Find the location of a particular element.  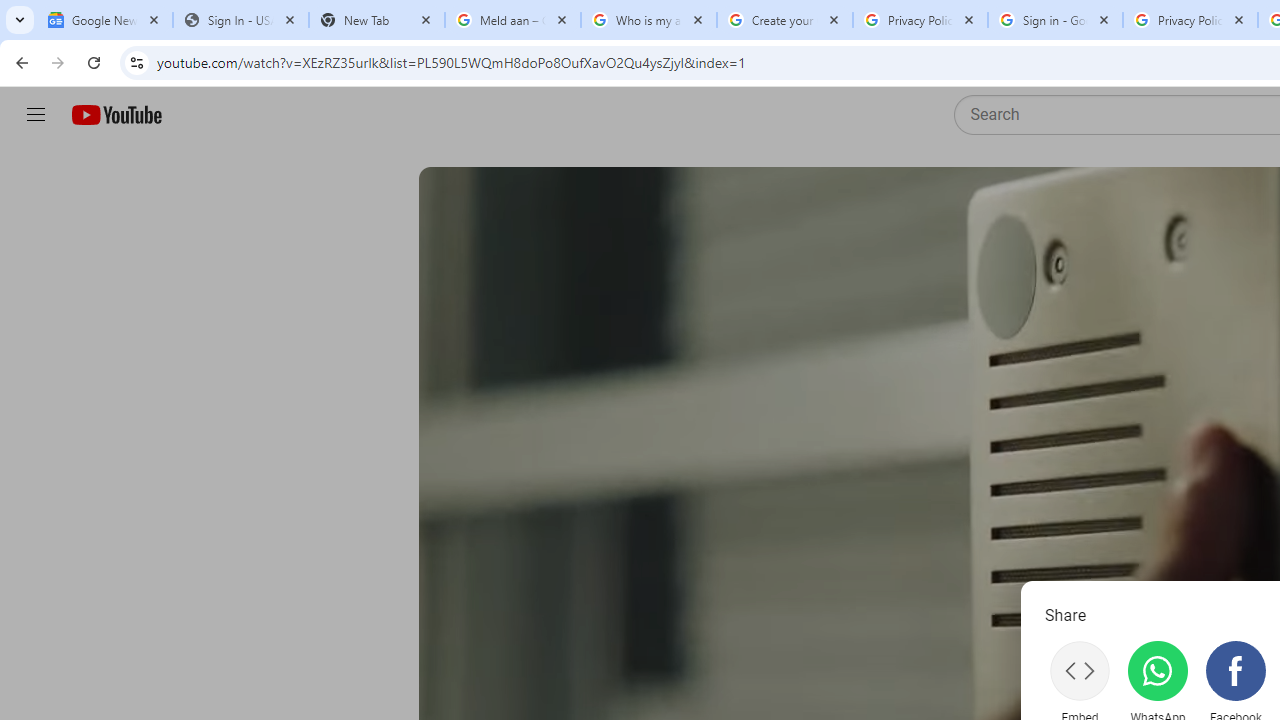

'Sign in - Google Accounts' is located at coordinates (1054, 20).